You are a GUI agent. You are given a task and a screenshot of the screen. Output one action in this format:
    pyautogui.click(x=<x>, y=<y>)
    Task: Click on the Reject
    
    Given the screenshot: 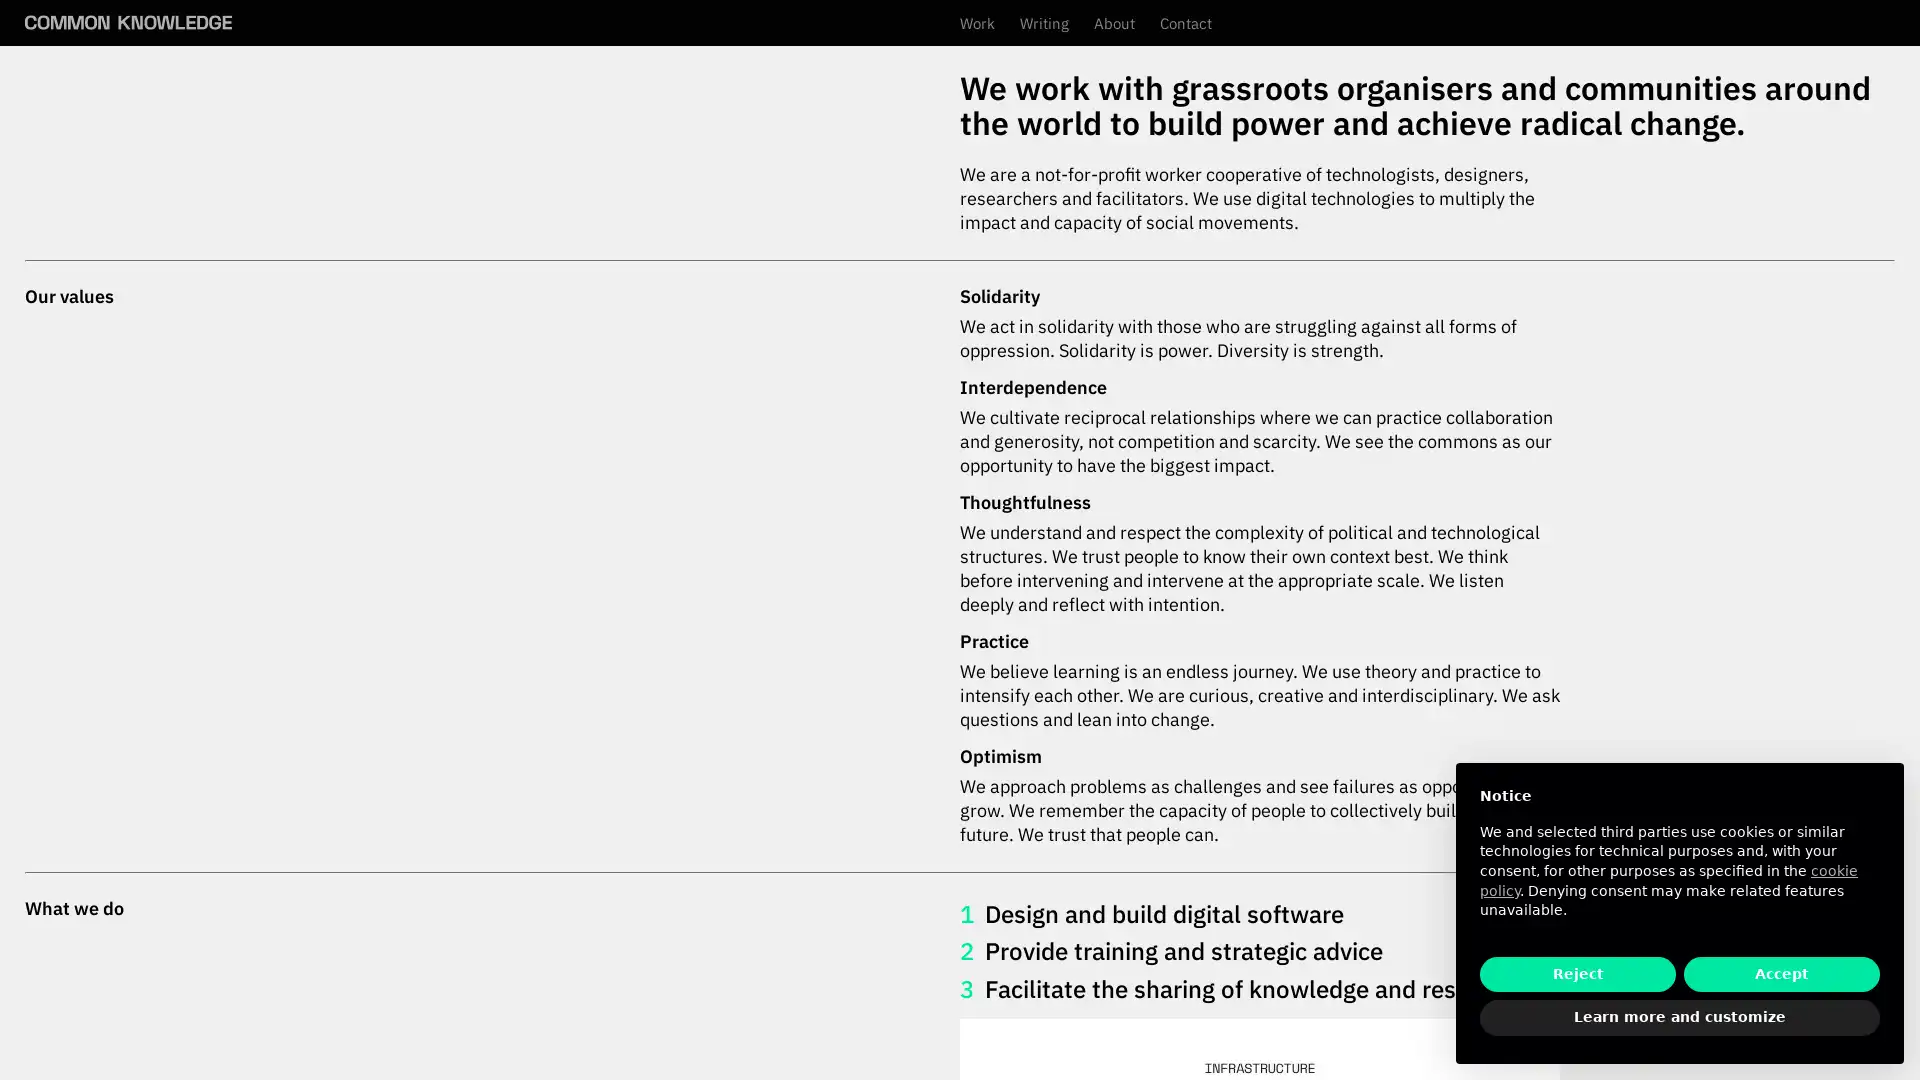 What is the action you would take?
    pyautogui.click(x=1577, y=973)
    